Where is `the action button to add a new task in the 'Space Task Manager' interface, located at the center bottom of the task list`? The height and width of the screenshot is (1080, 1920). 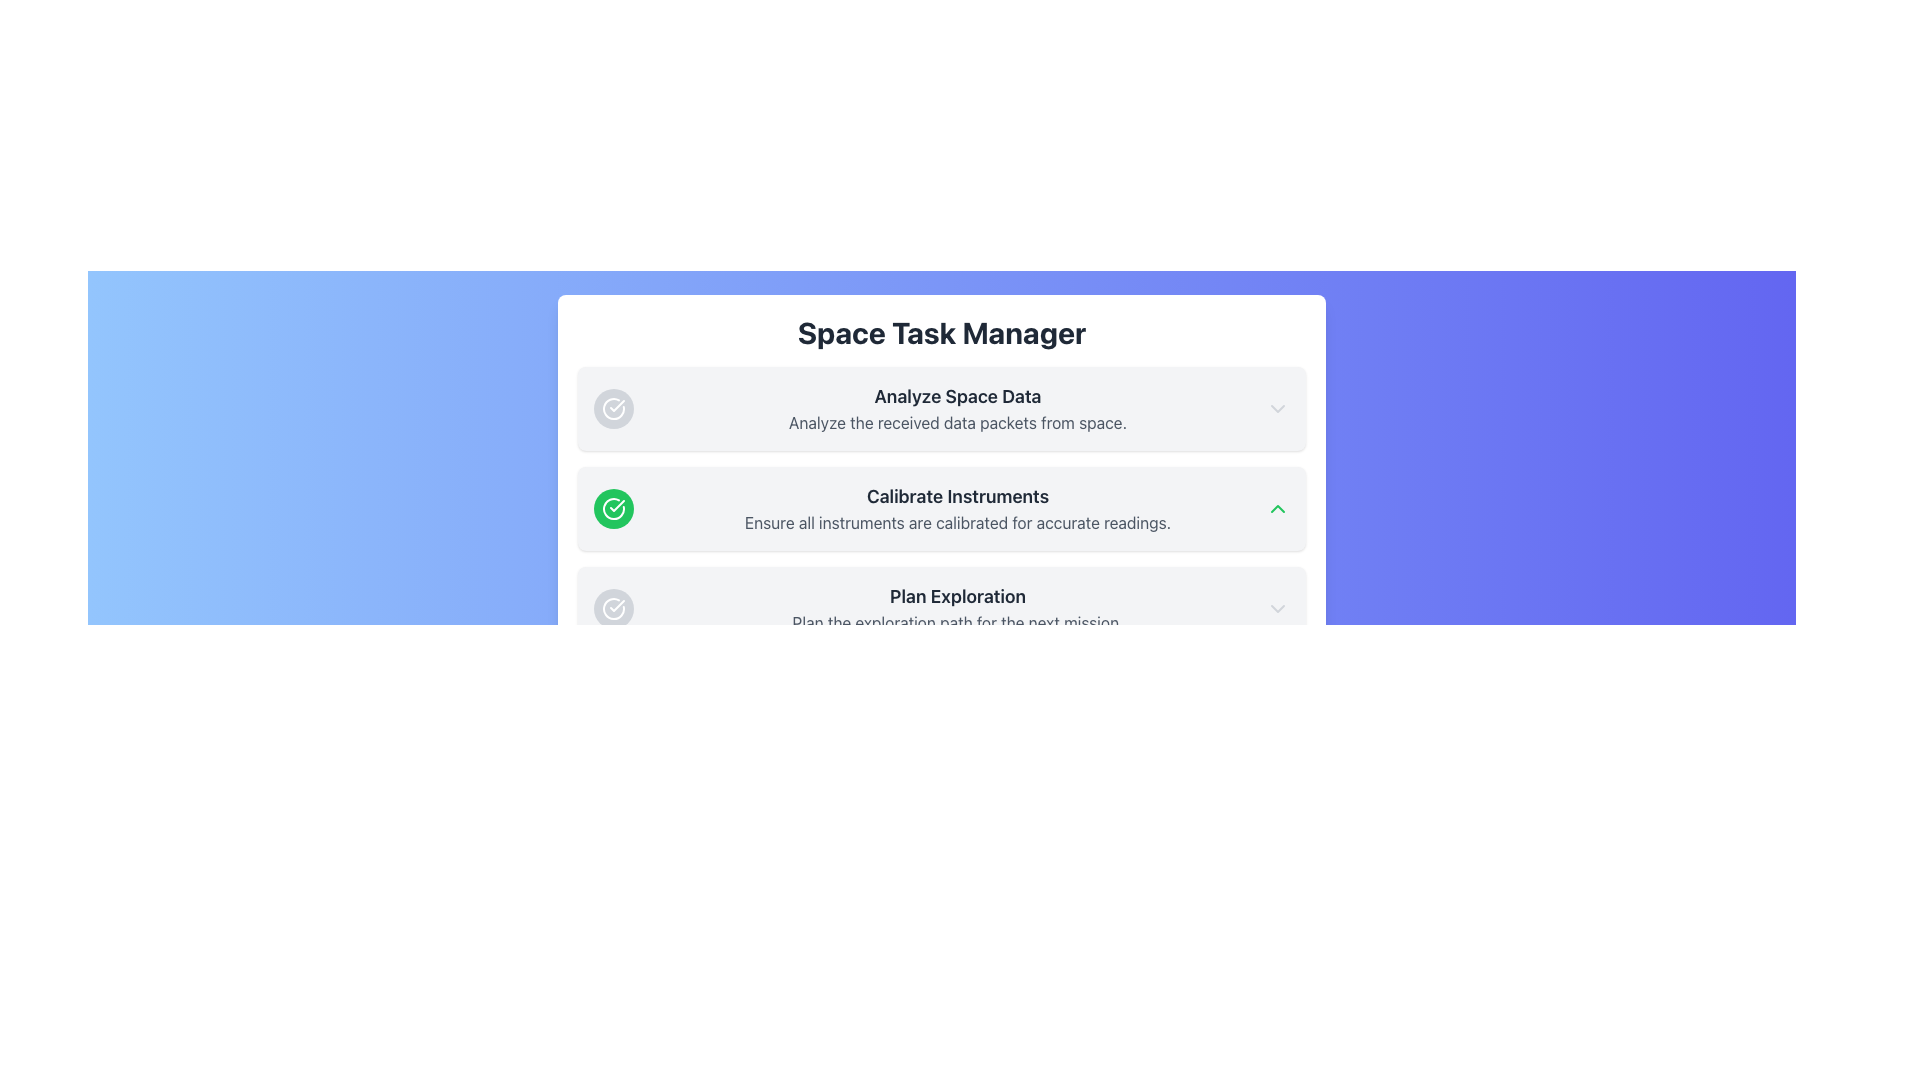 the action button to add a new task in the 'Space Task Manager' interface, located at the center bottom of the task list is located at coordinates (940, 693).